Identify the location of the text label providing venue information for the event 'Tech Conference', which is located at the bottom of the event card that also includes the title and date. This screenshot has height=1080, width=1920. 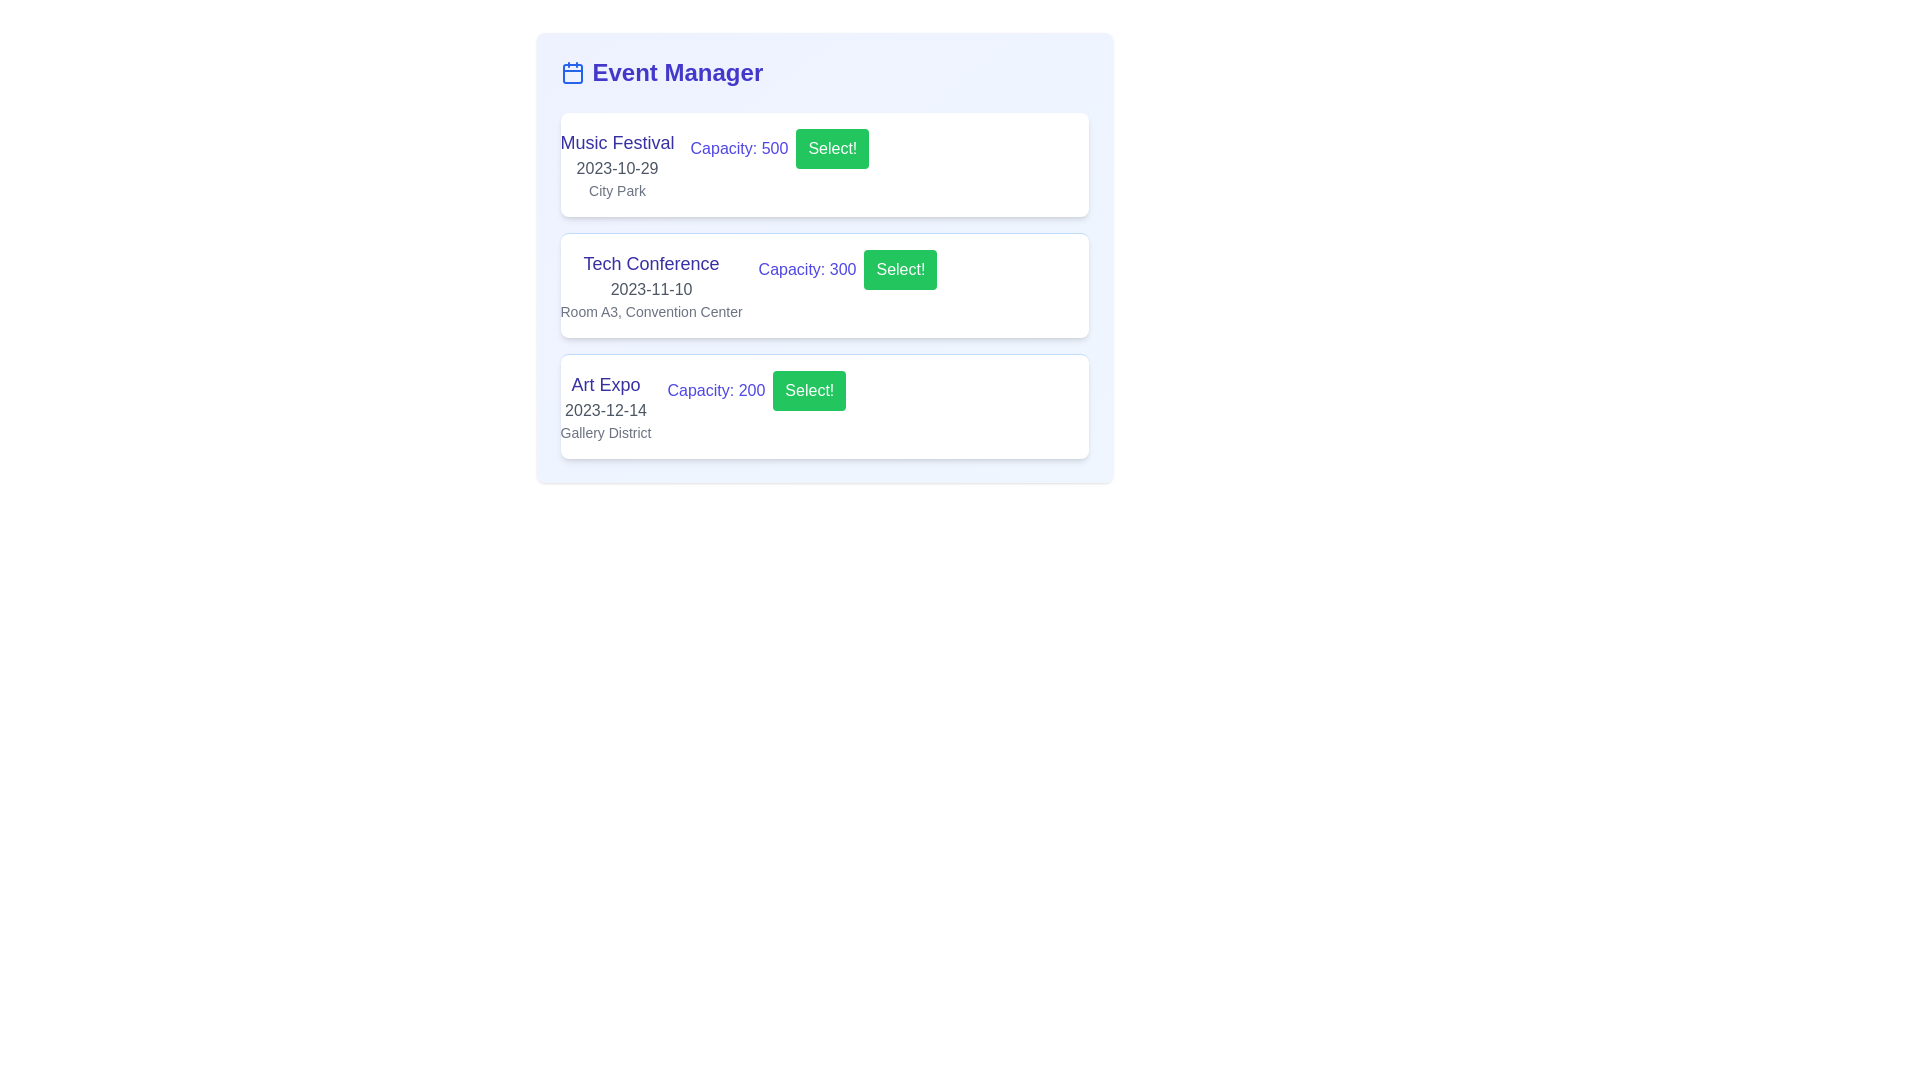
(651, 312).